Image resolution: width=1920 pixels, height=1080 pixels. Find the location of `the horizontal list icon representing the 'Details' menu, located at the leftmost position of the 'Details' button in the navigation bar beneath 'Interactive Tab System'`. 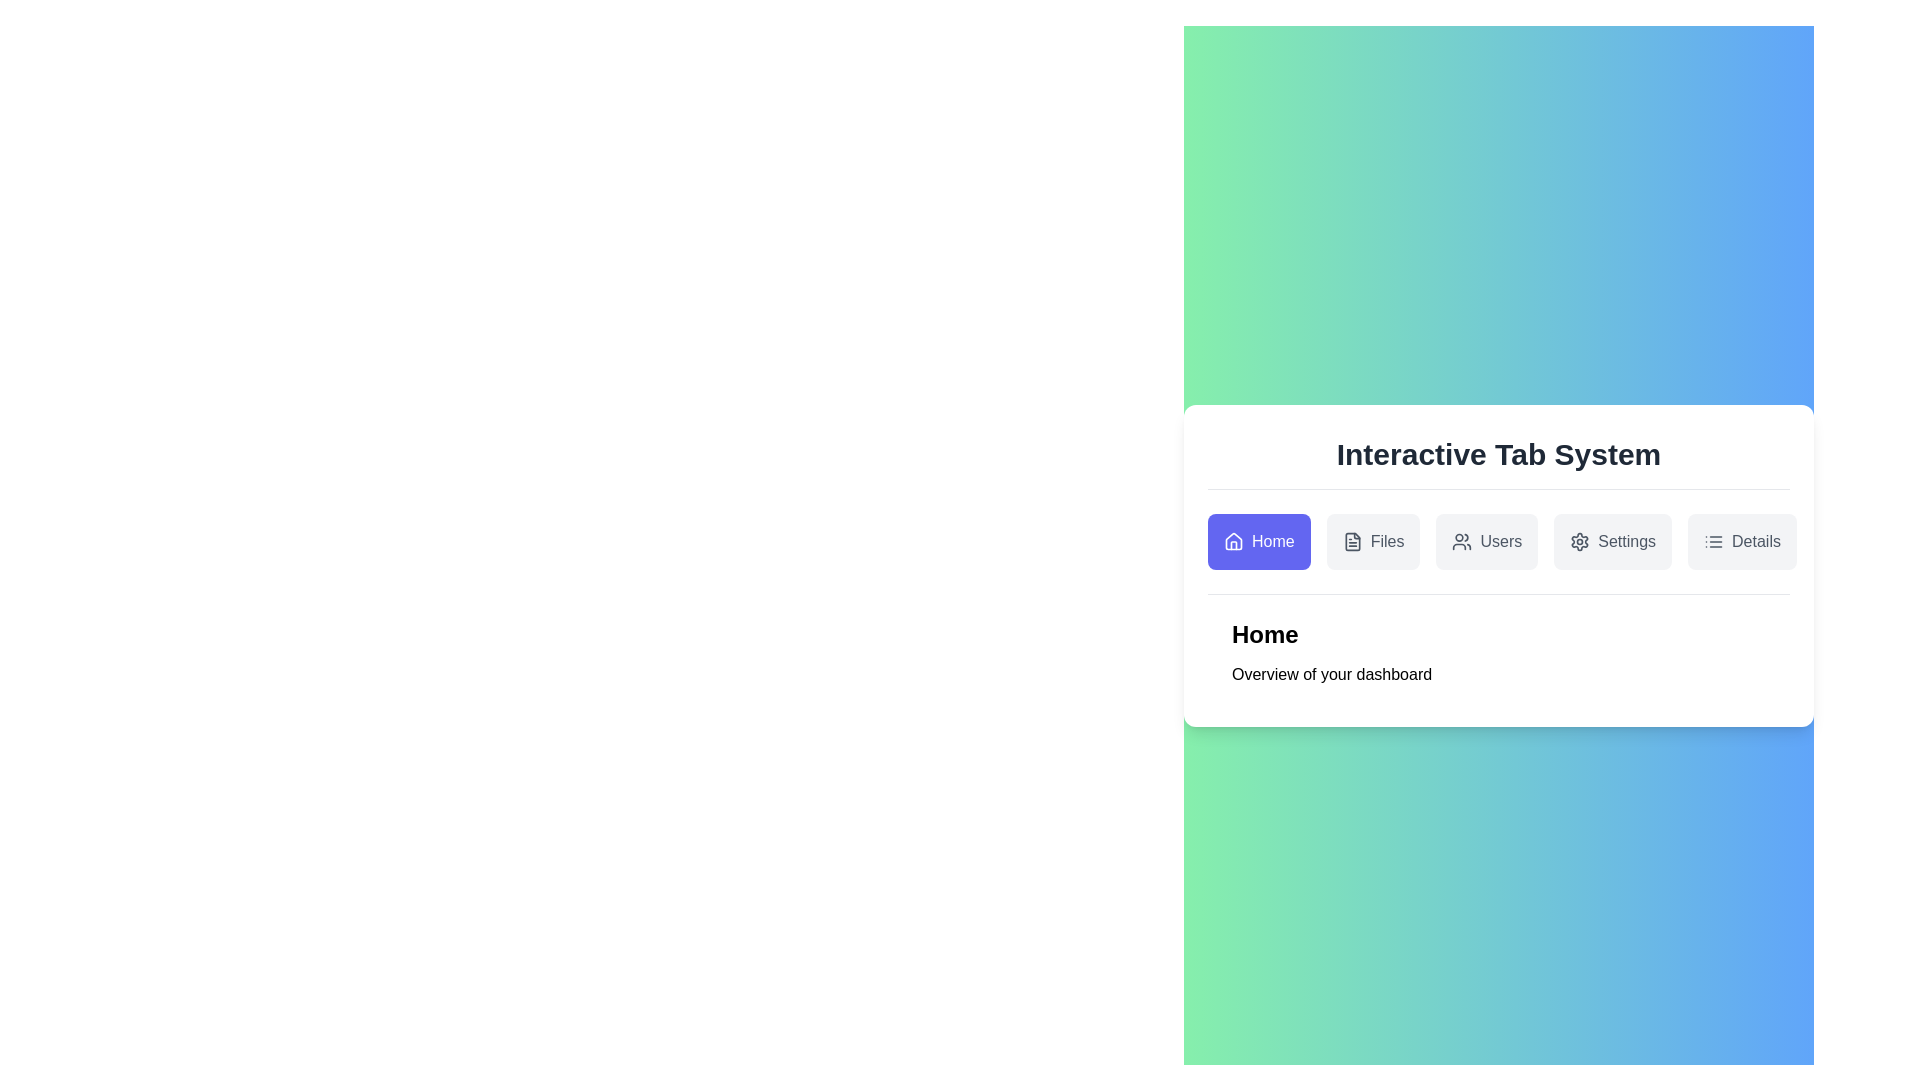

the horizontal list icon representing the 'Details' menu, located at the leftmost position of the 'Details' button in the navigation bar beneath 'Interactive Tab System' is located at coordinates (1712, 542).